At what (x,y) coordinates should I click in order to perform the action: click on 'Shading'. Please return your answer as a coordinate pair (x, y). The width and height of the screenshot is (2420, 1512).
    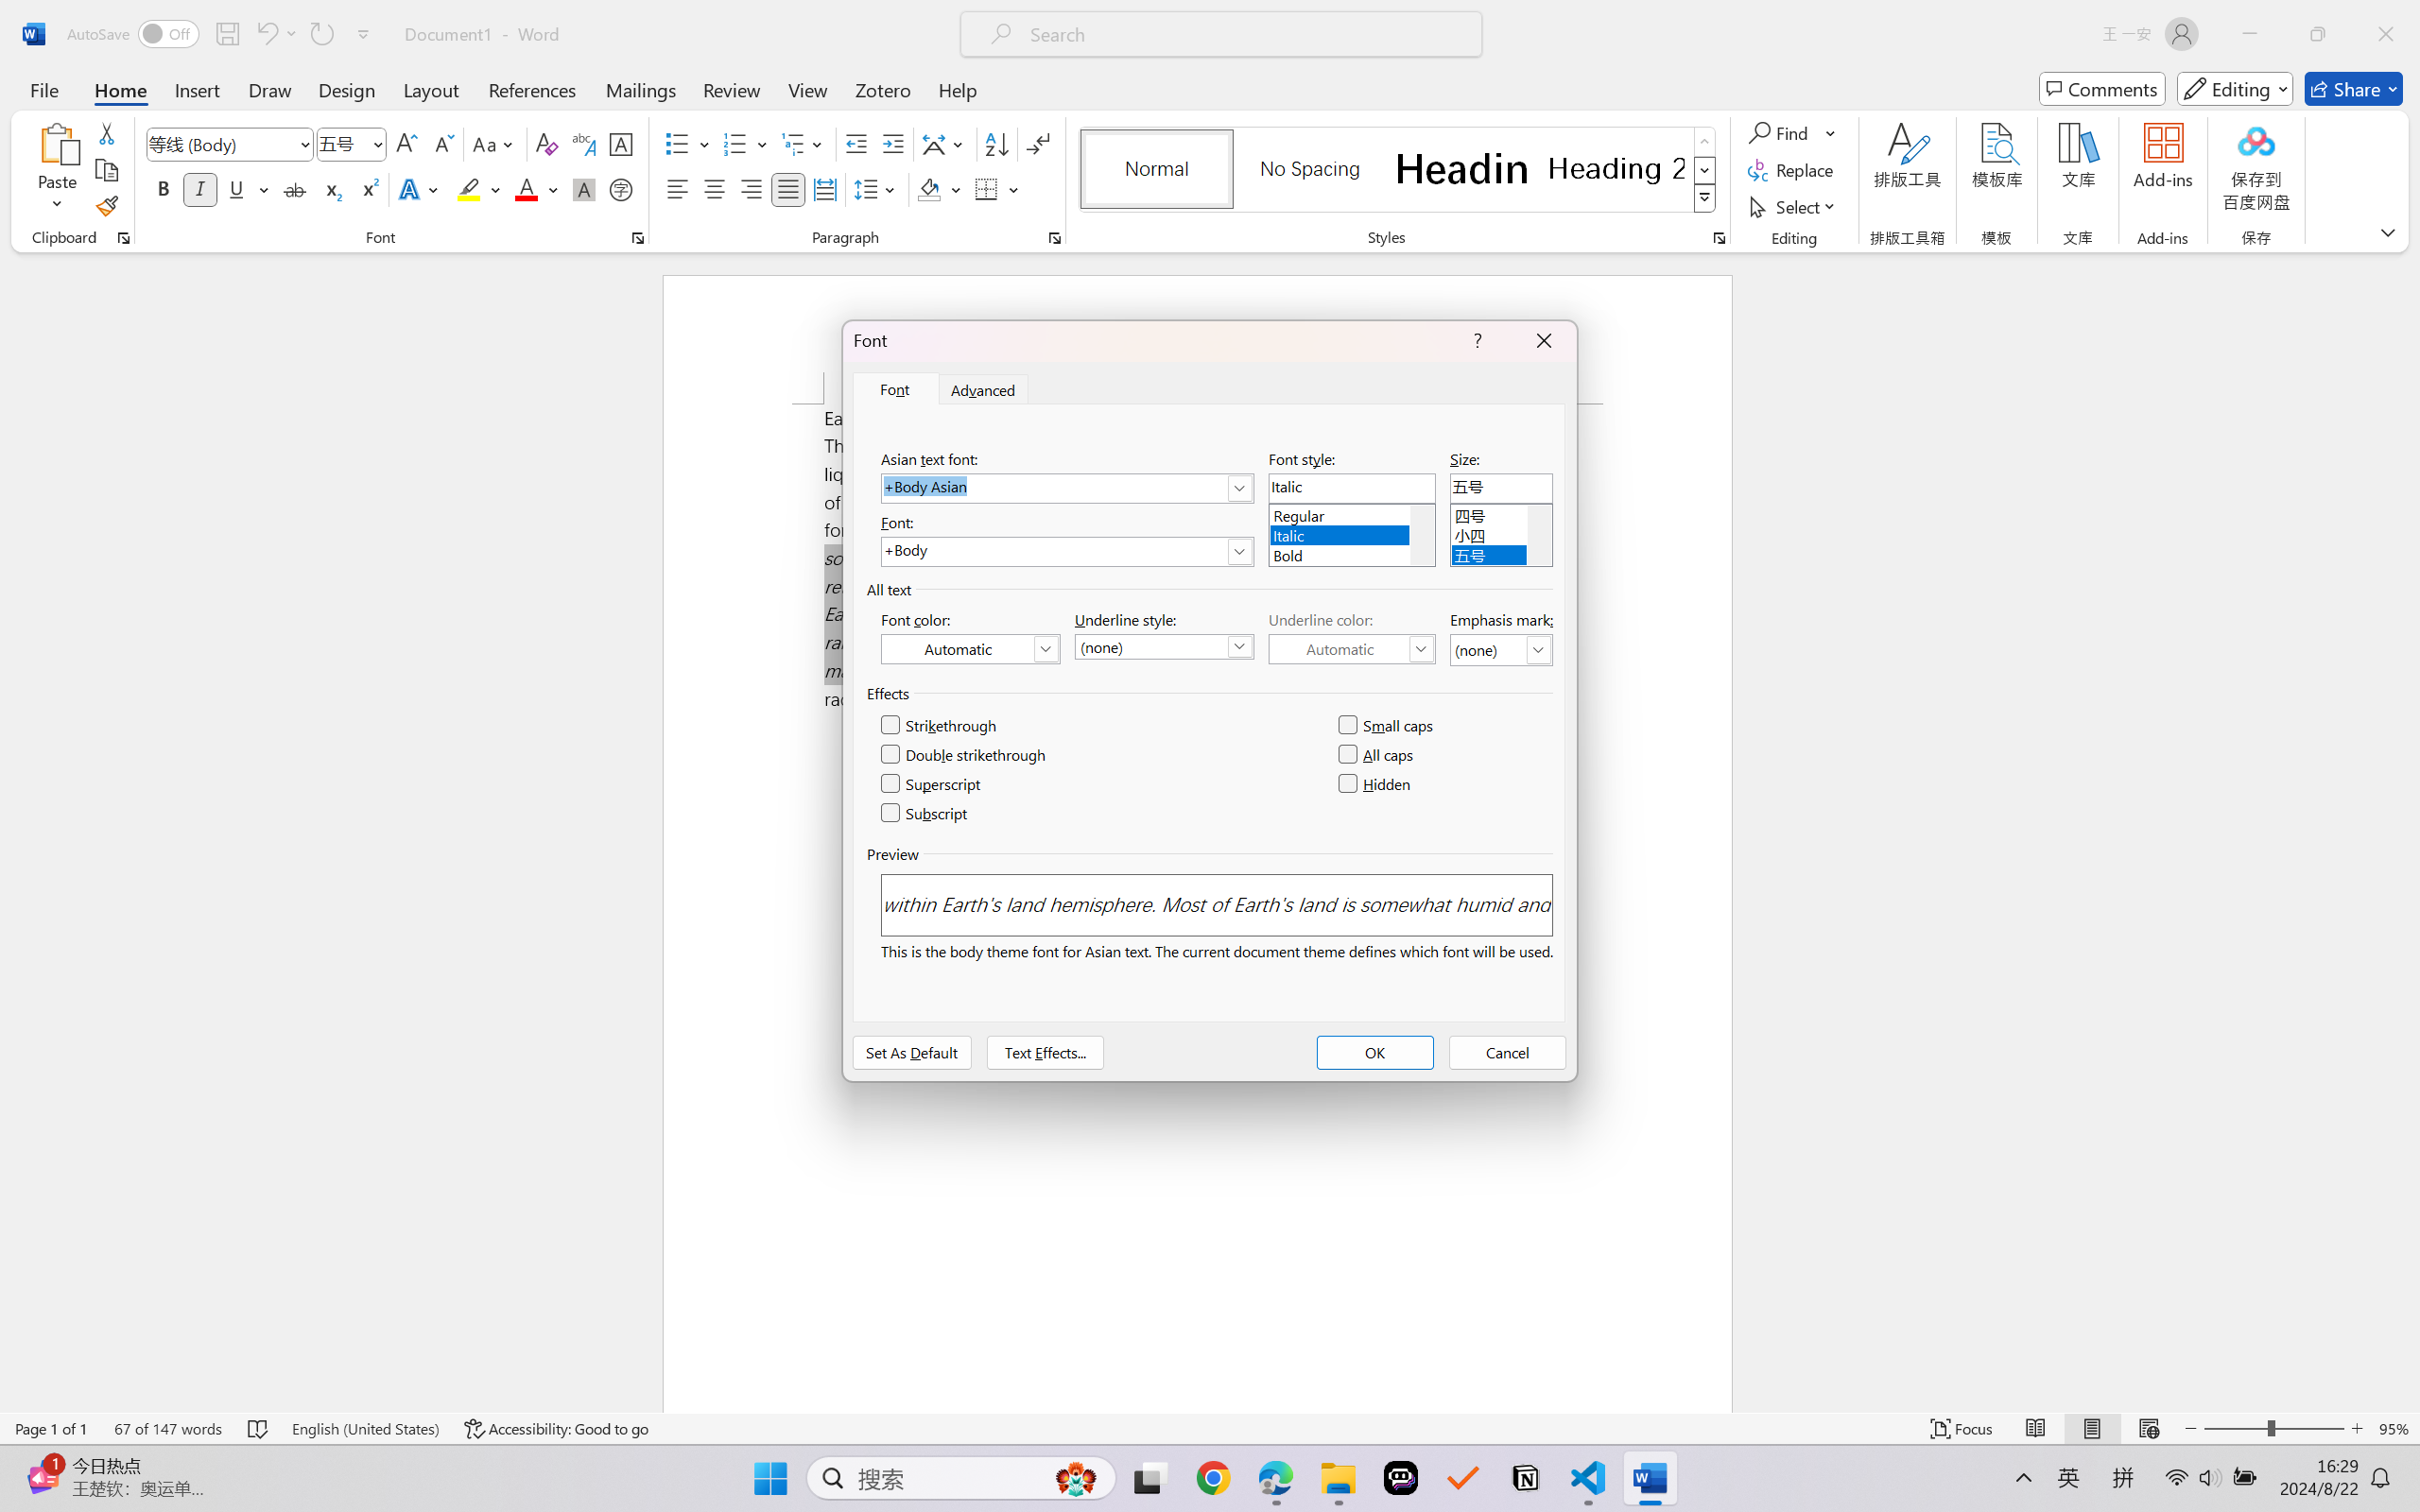
    Looking at the image, I should click on (939, 188).